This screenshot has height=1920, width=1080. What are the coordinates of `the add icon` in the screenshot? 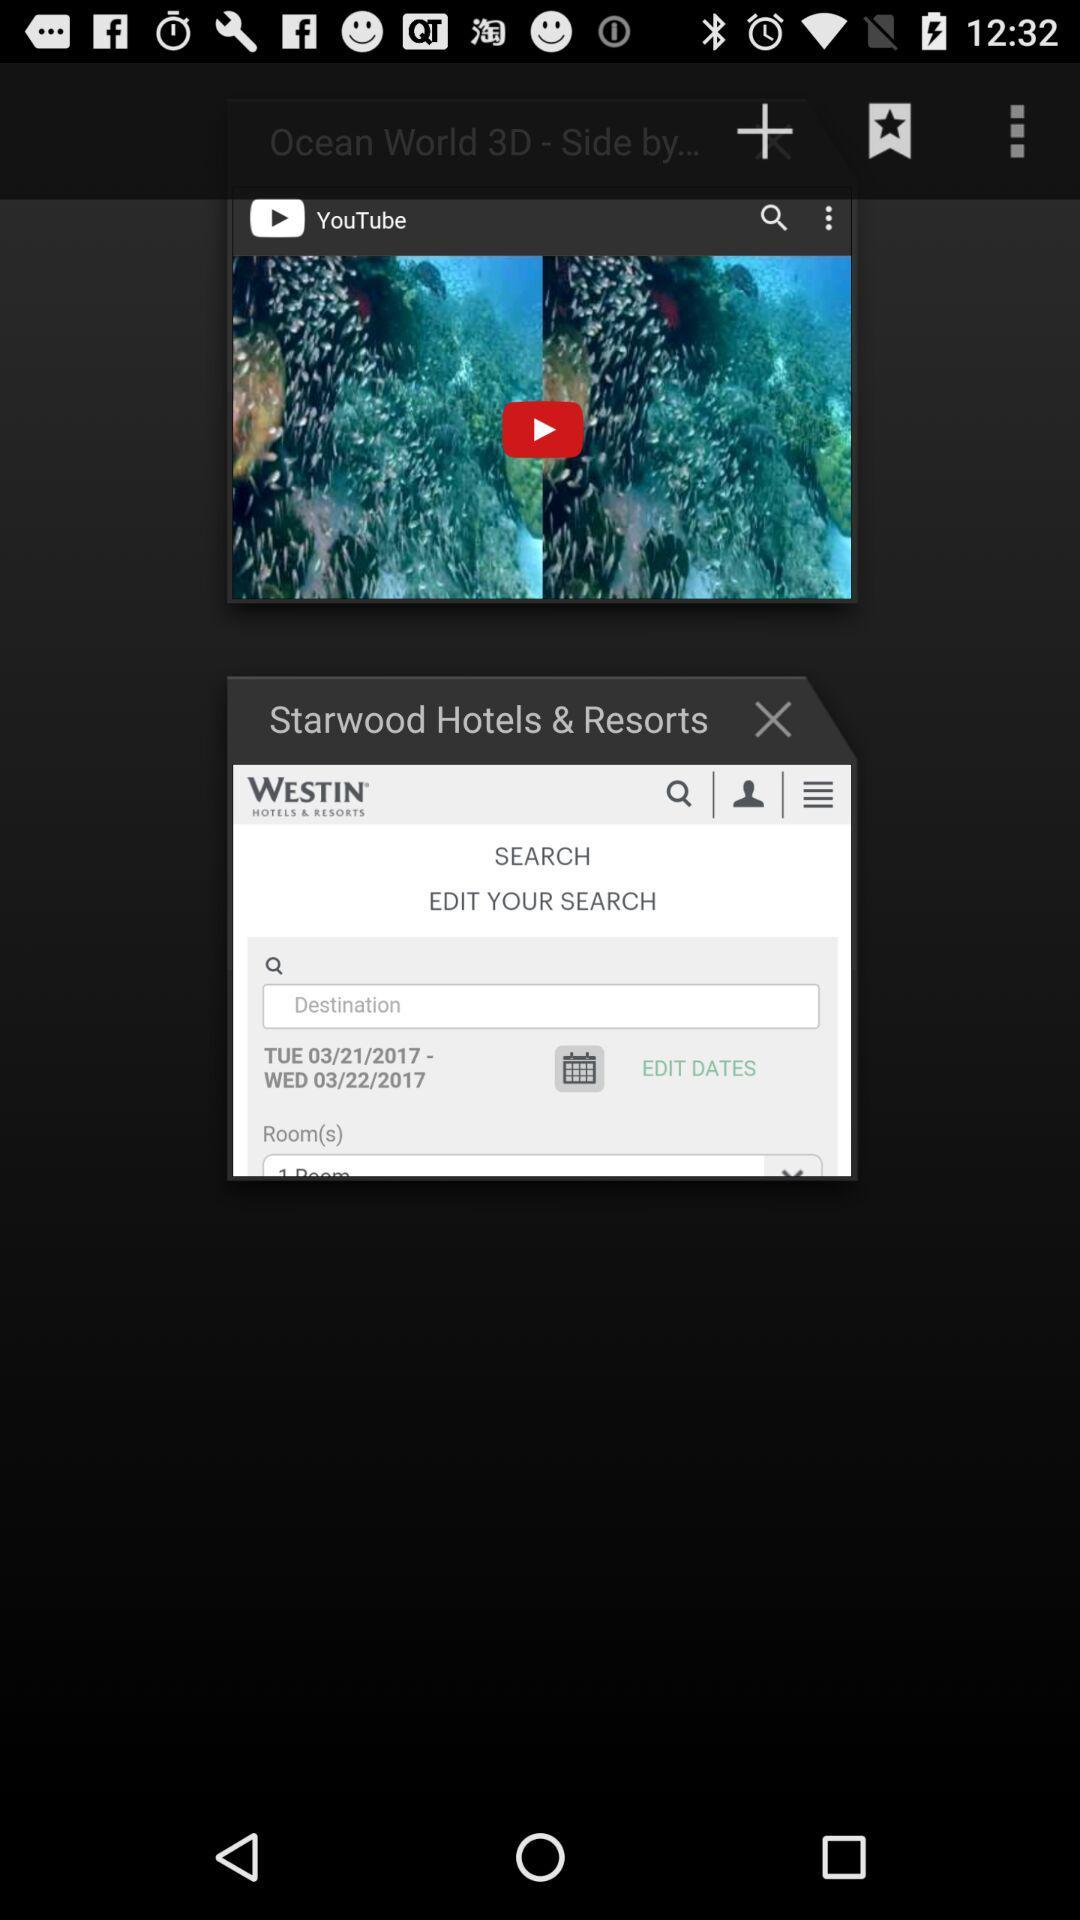 It's located at (782, 149).